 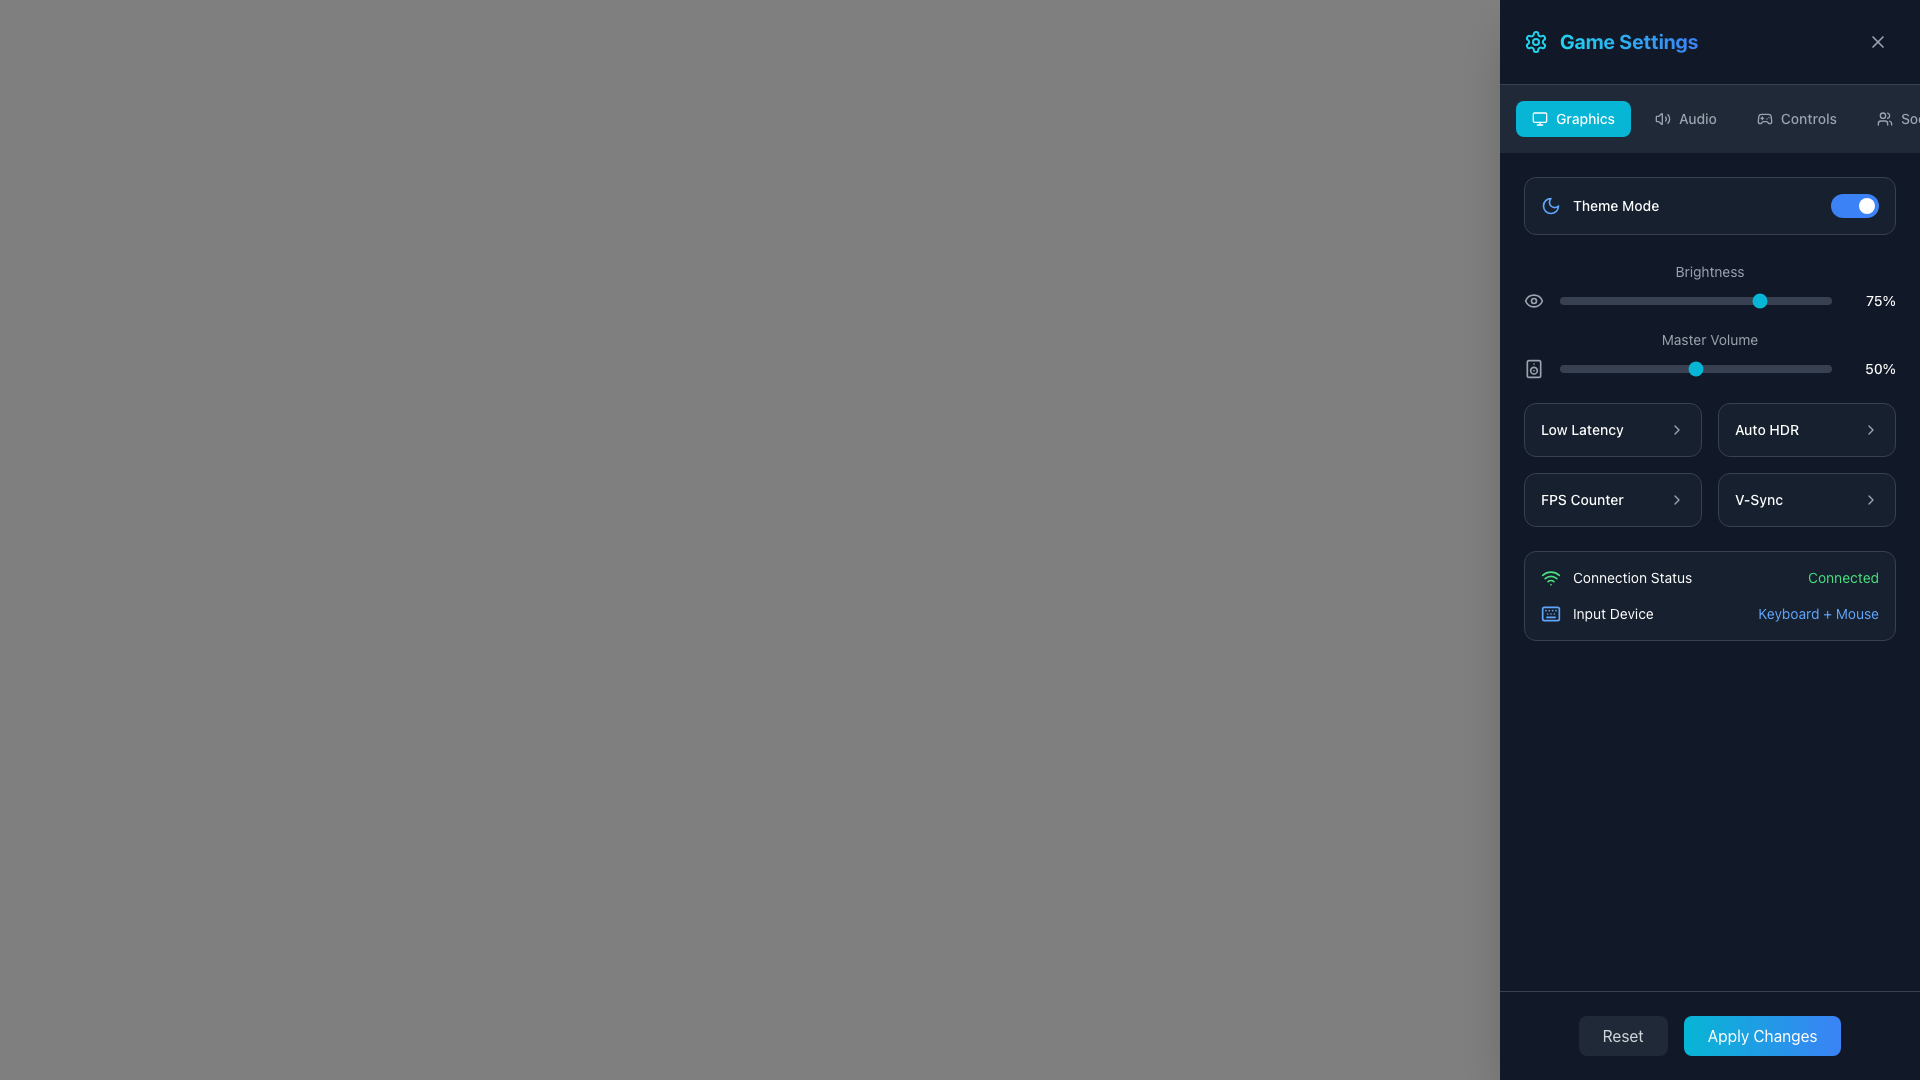 I want to click on the chevron icon located on the right side of the 'V-Sync' button group in the settings panel, so click(x=1870, y=499).